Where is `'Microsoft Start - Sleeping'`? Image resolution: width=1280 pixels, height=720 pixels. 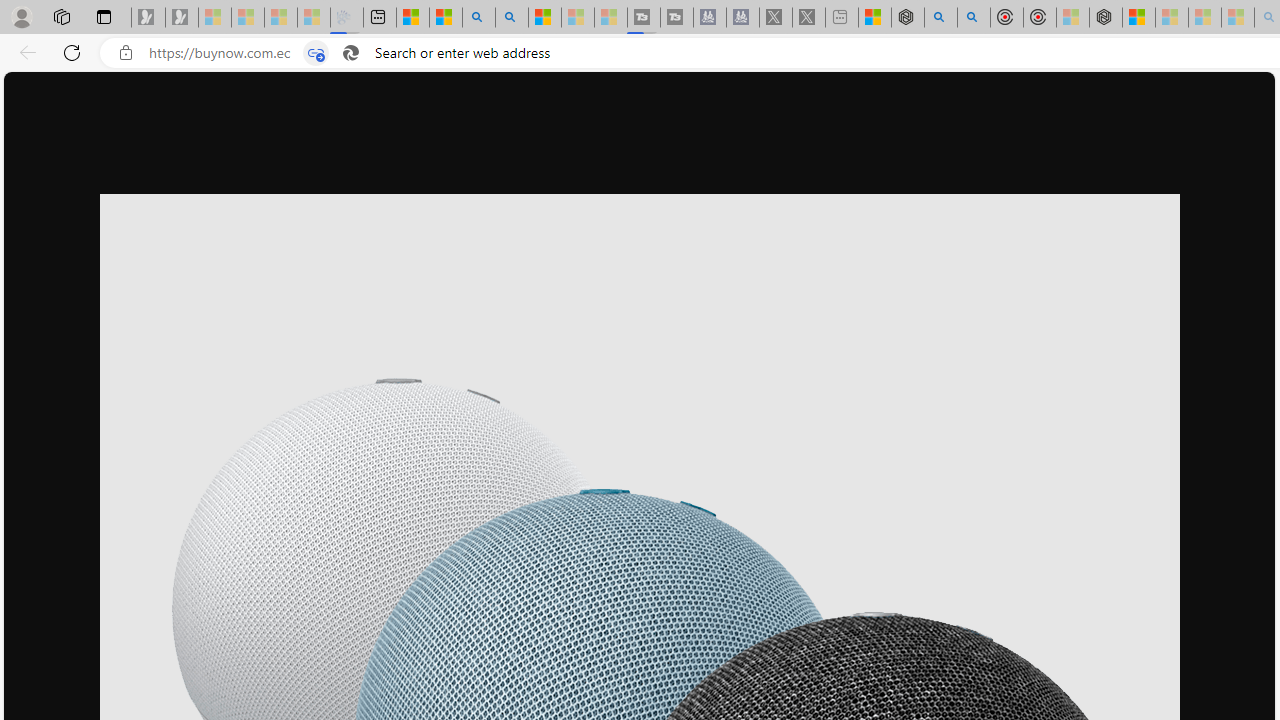
'Microsoft Start - Sleeping' is located at coordinates (576, 17).